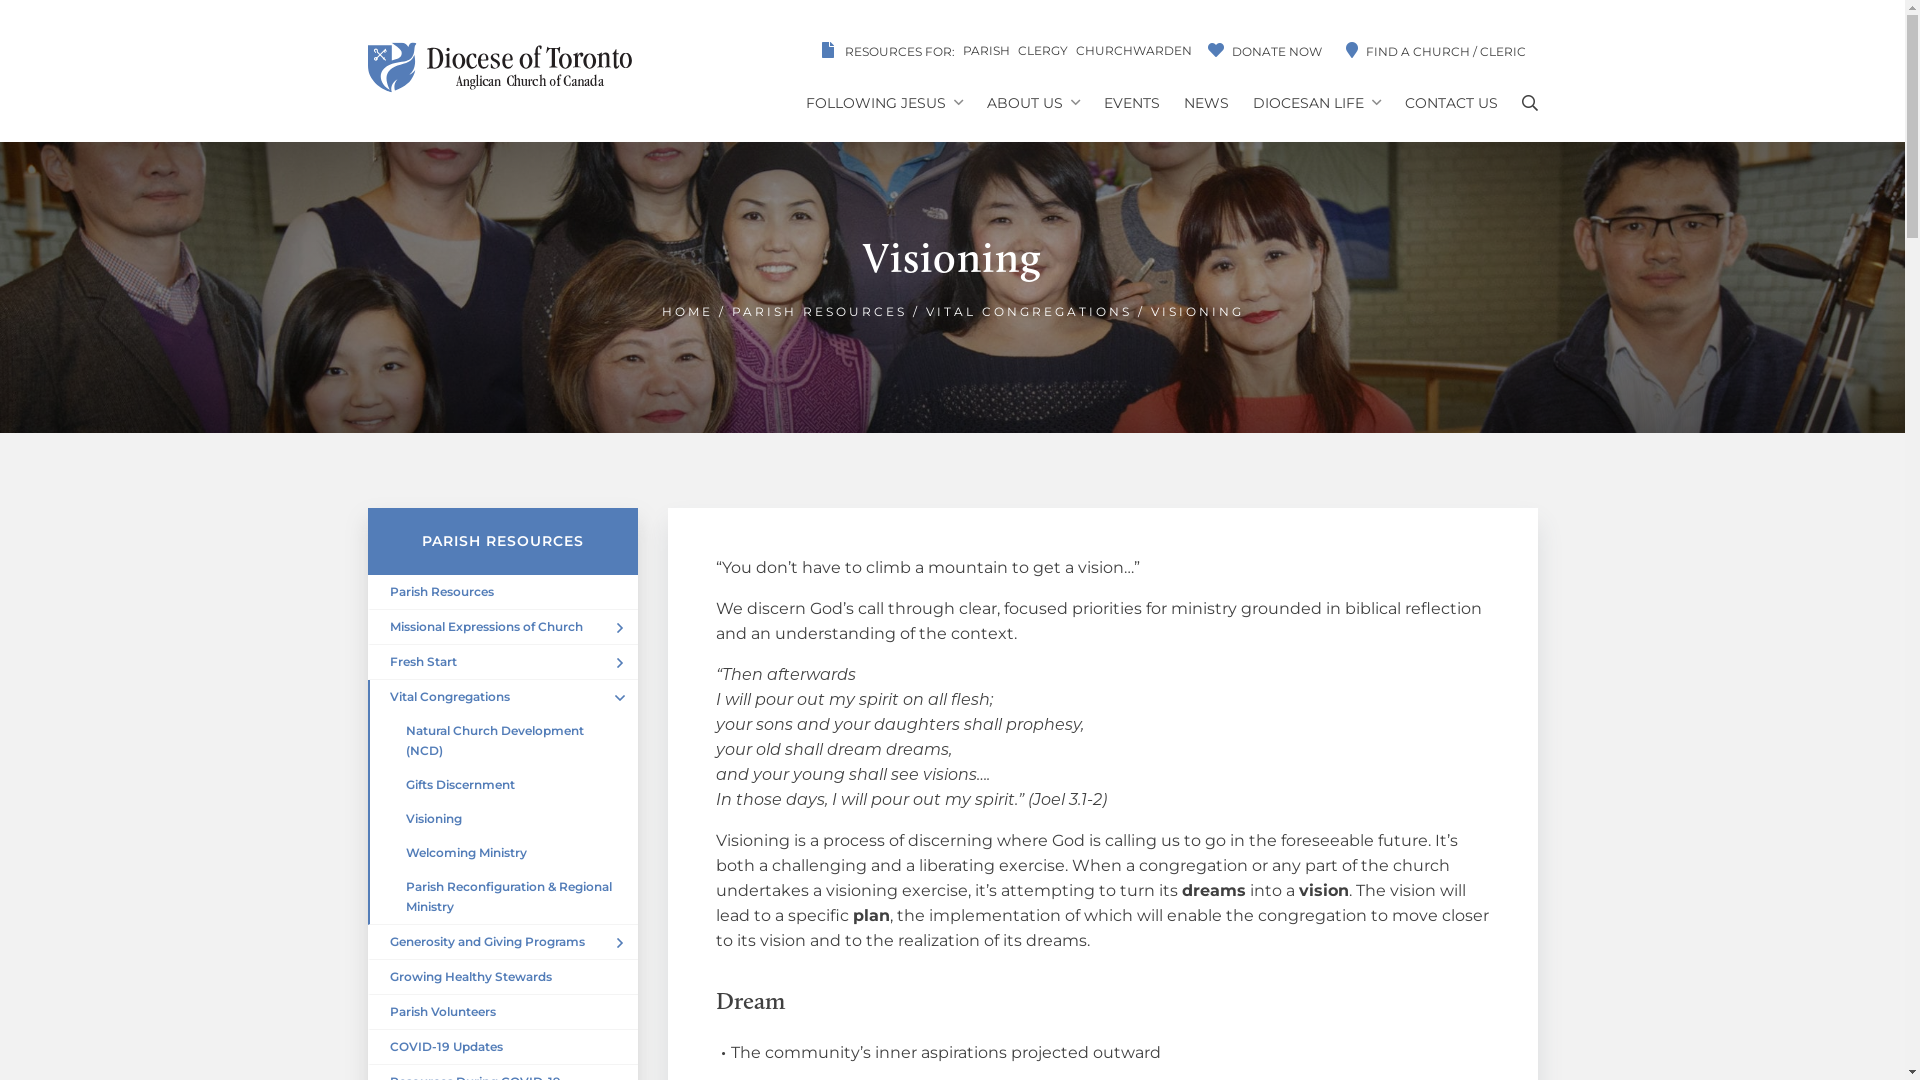  I want to click on 'PARISH', so click(985, 49).